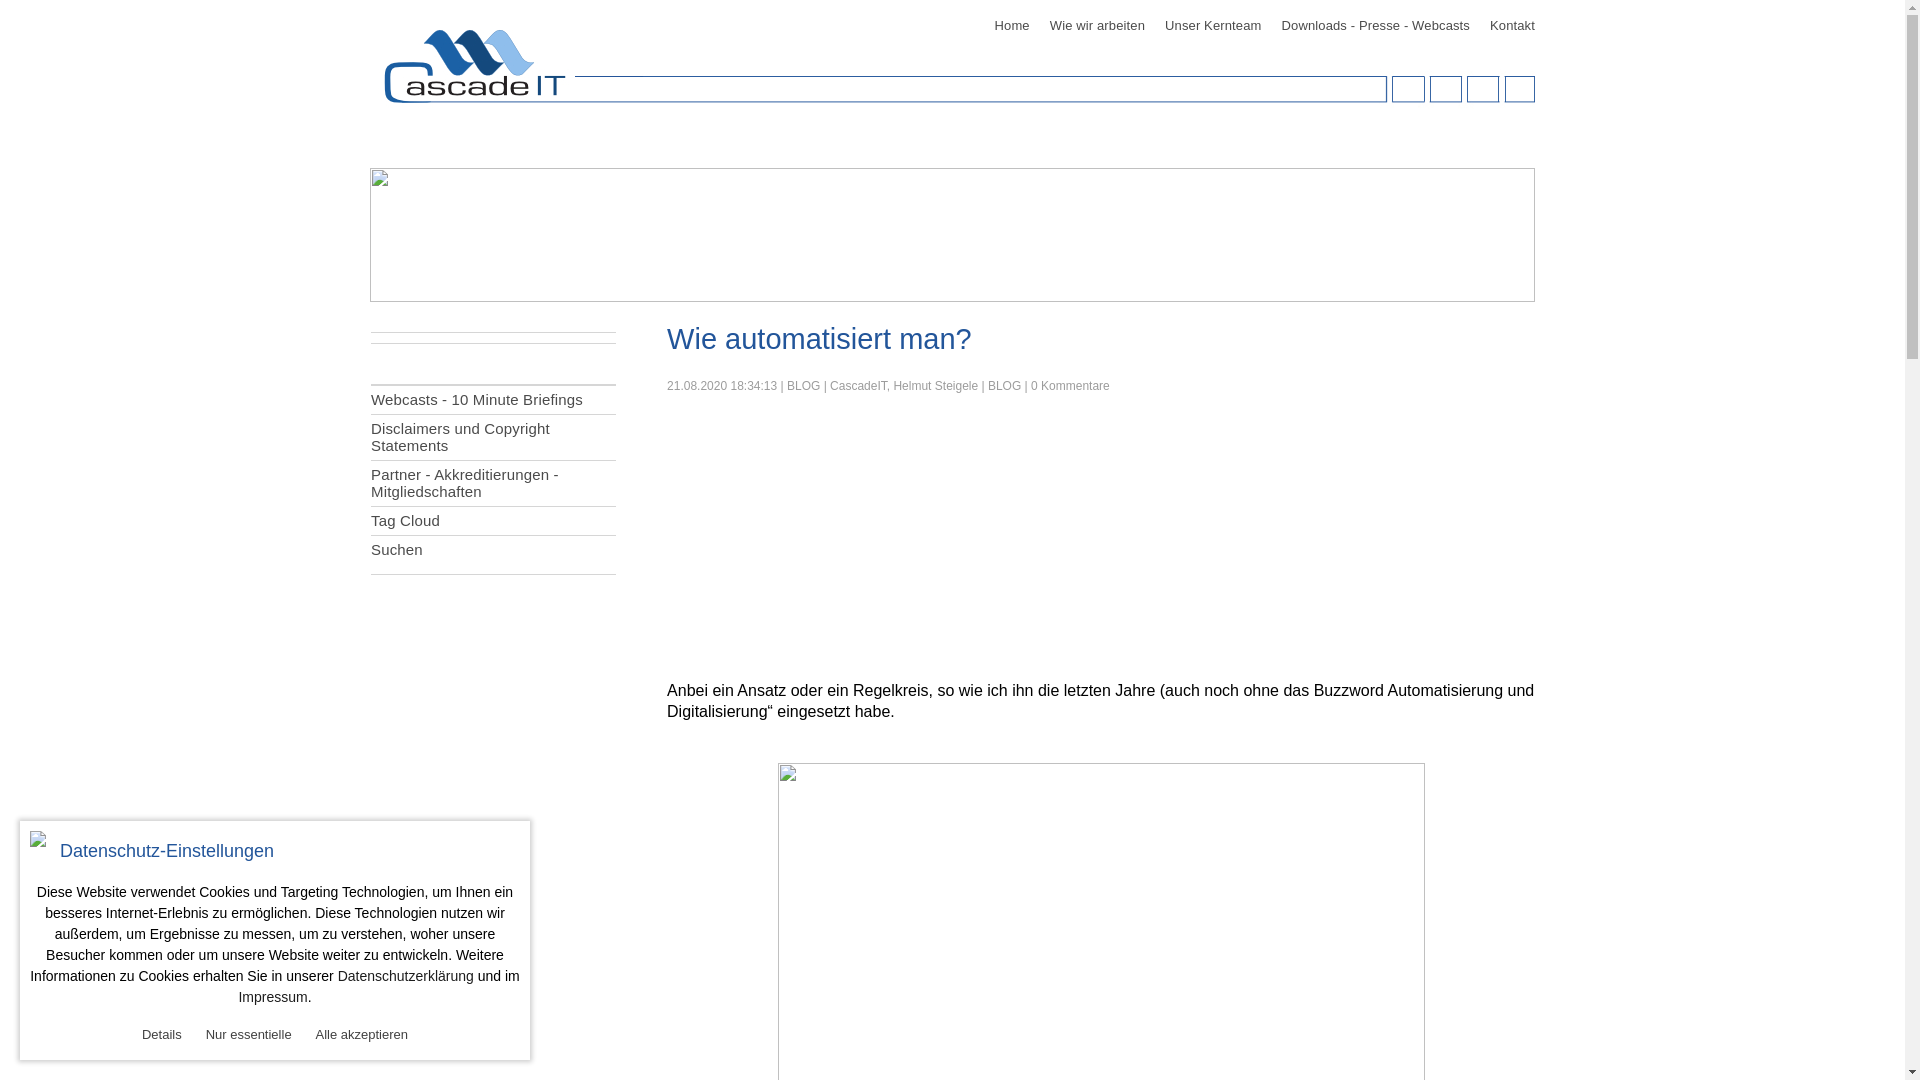 The width and height of the screenshot is (1920, 1080). What do you see at coordinates (196, 1033) in the screenshot?
I see `'Nur essentielle'` at bounding box center [196, 1033].